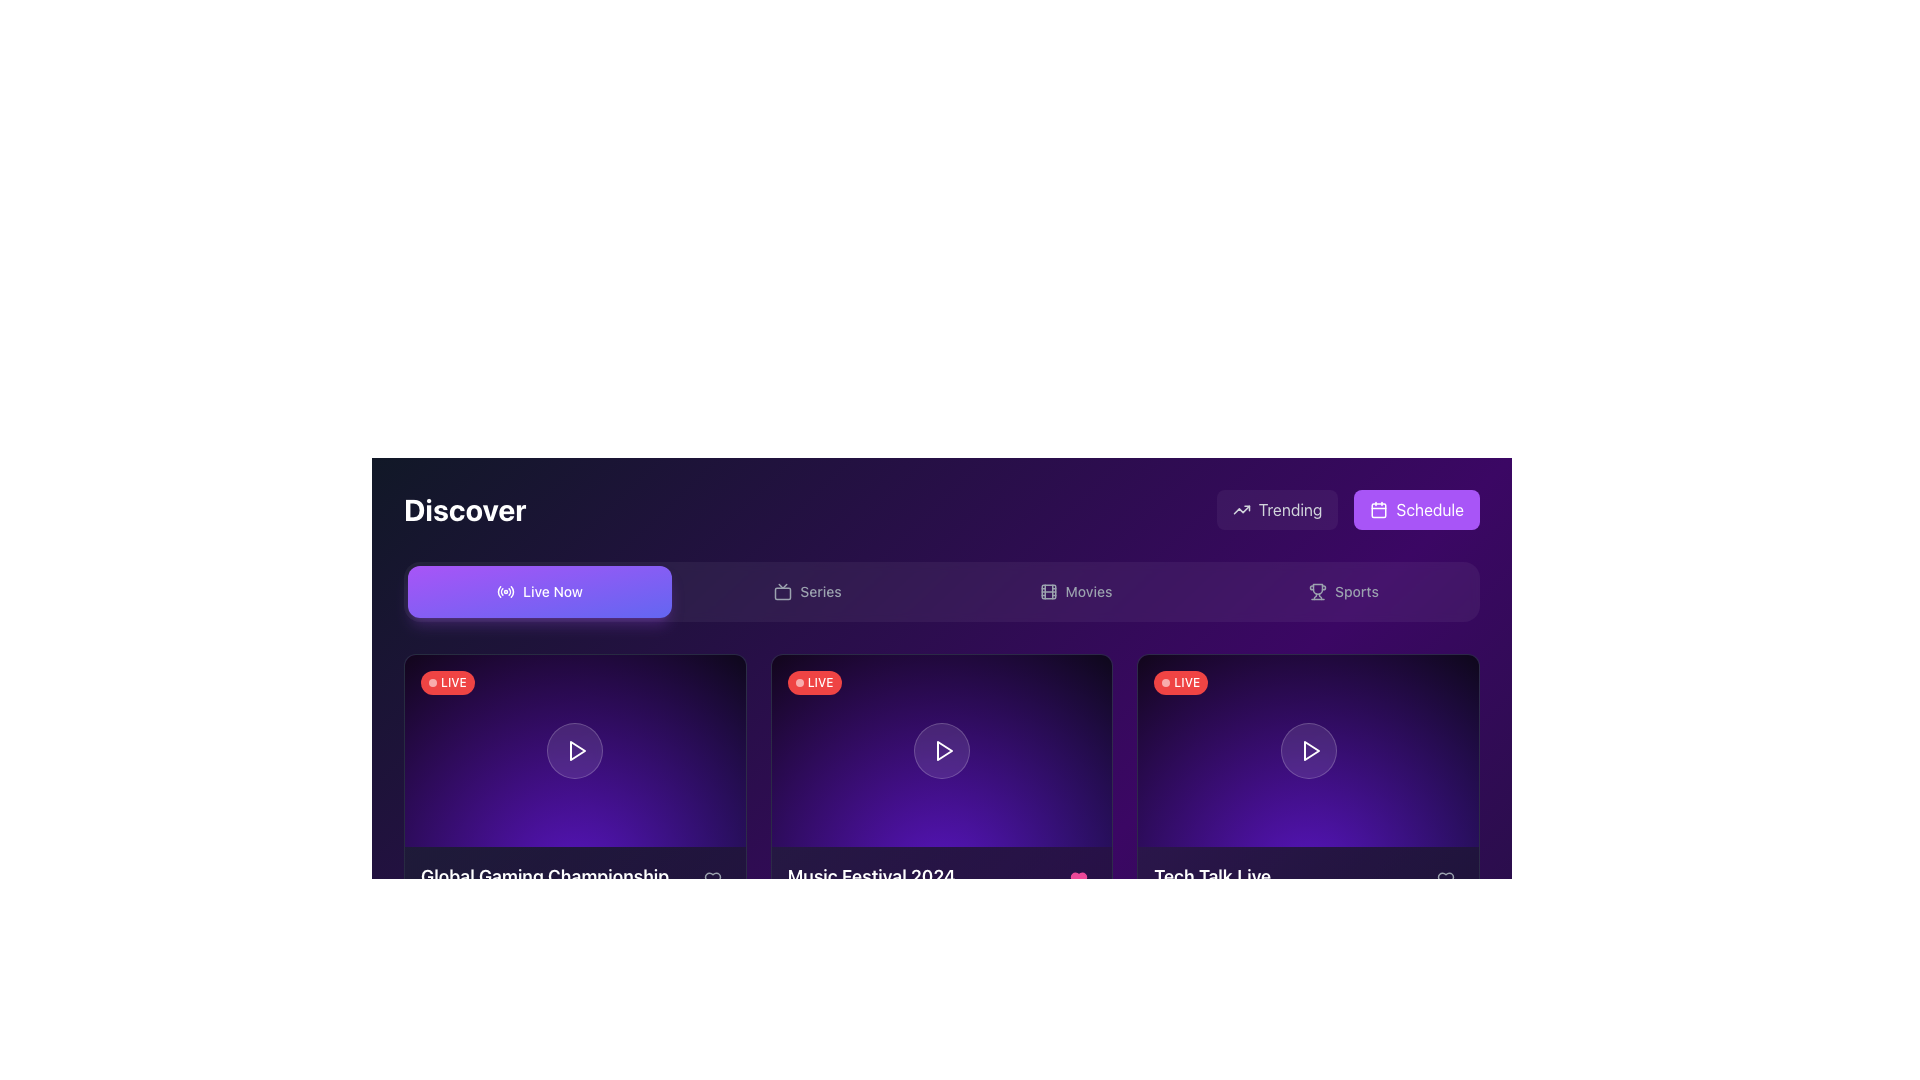 The height and width of the screenshot is (1080, 1920). I want to click on the play button with a circular icon and a triangular play symbol in white to play the video, so click(1308, 750).